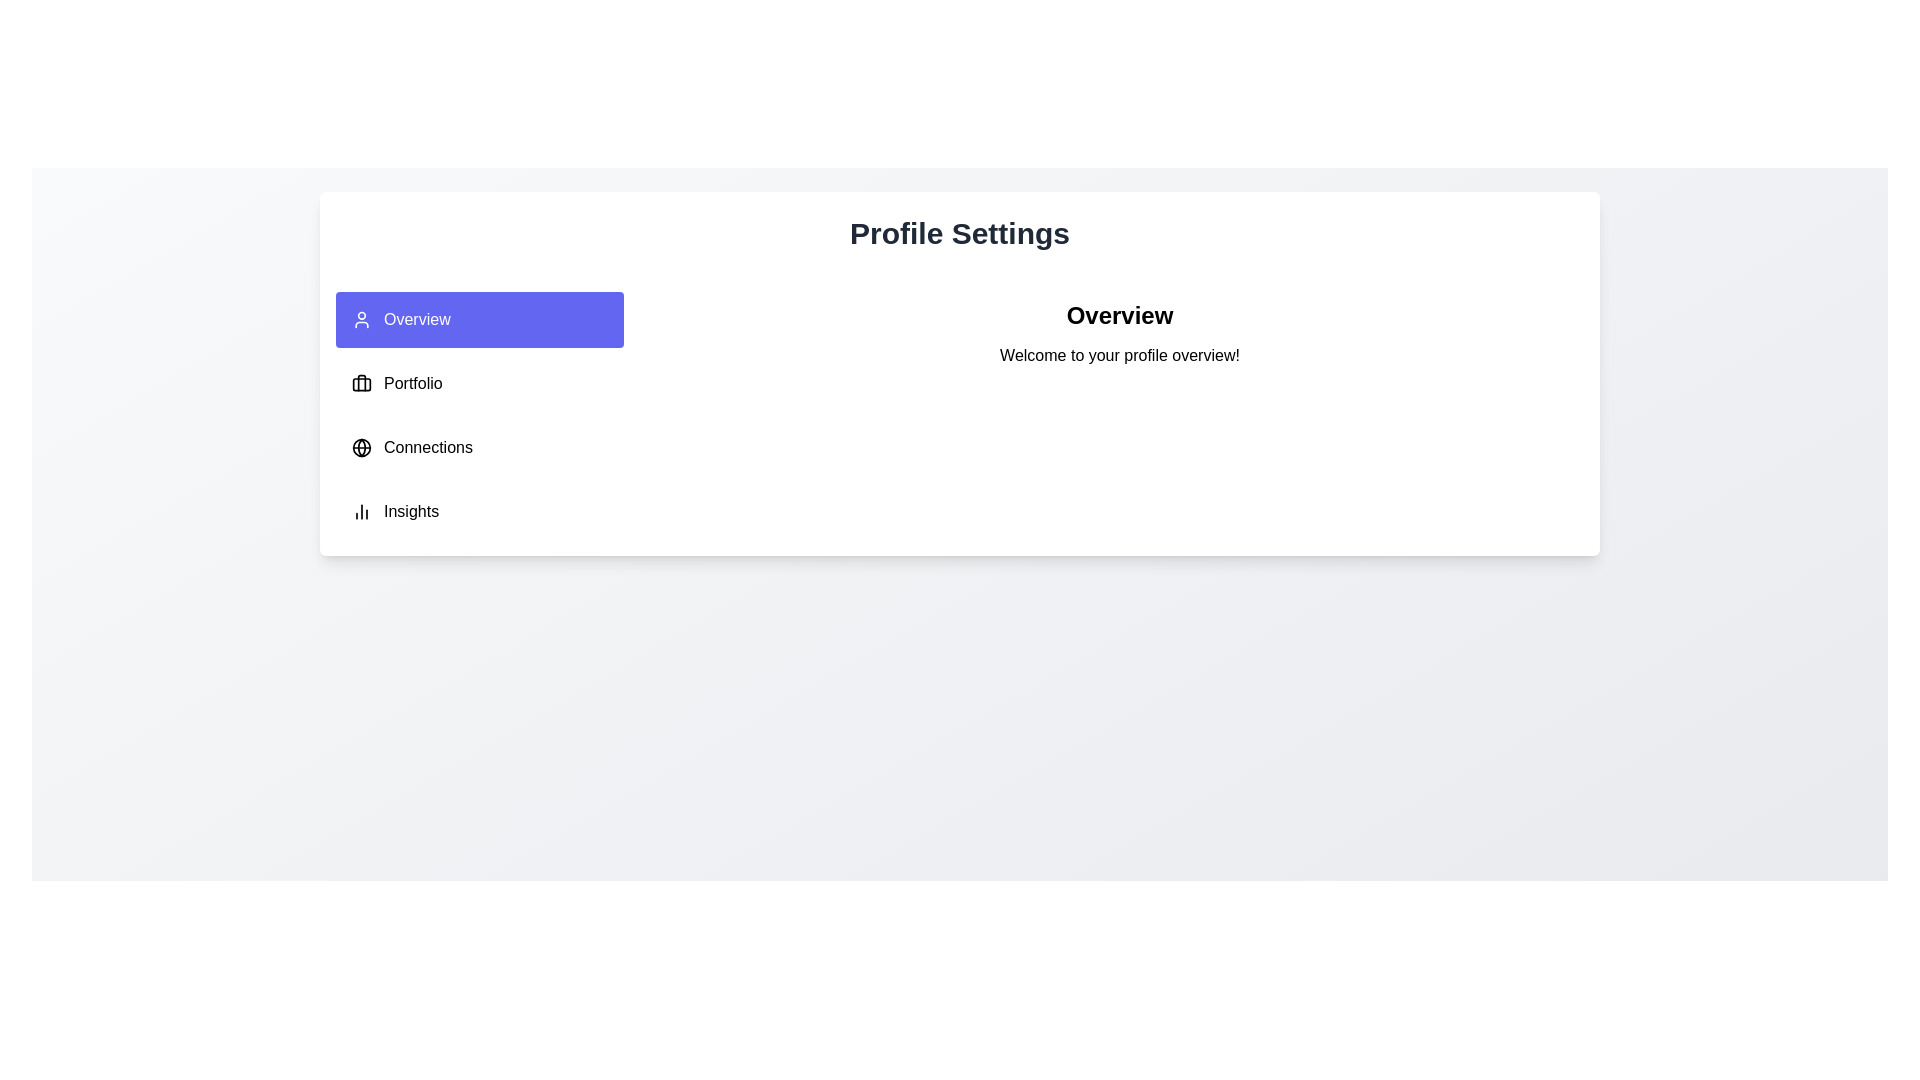 Image resolution: width=1920 pixels, height=1080 pixels. Describe the element at coordinates (480, 319) in the screenshot. I see `the tab labeled Overview in the navigation menu` at that location.